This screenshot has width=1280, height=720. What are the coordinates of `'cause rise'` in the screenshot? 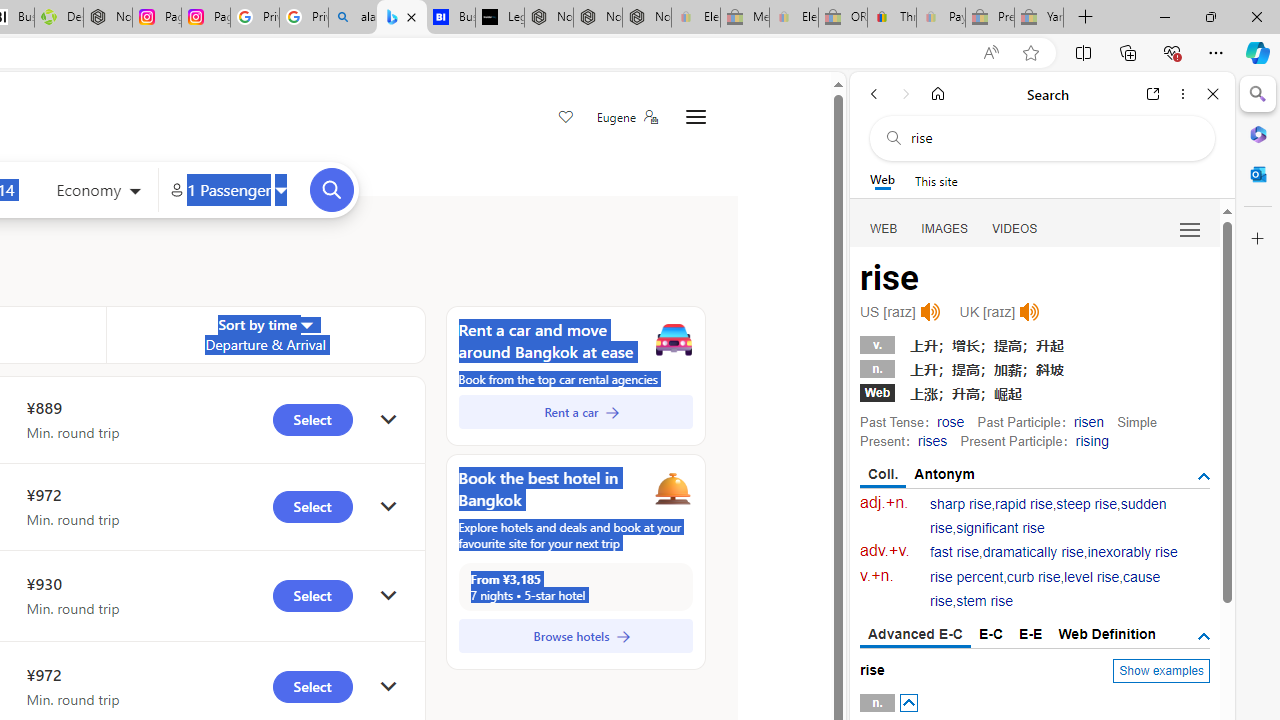 It's located at (1044, 588).